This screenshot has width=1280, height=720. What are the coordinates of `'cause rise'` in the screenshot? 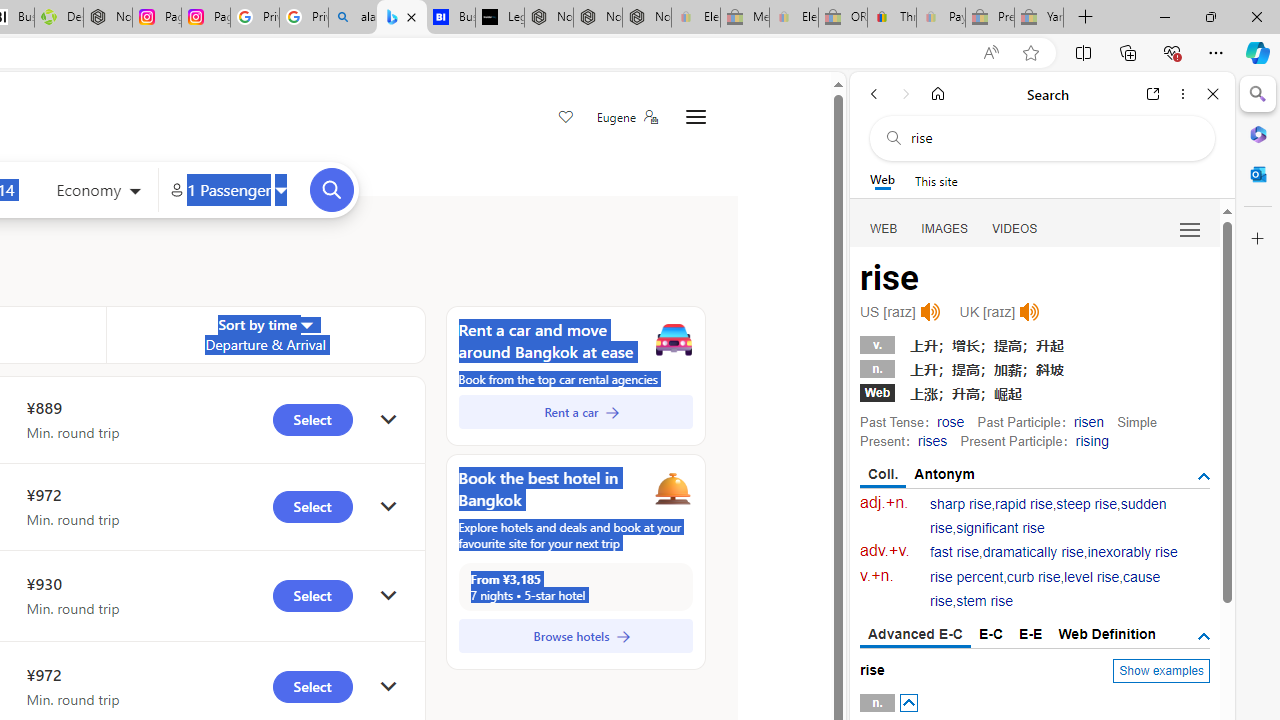 It's located at (1044, 588).